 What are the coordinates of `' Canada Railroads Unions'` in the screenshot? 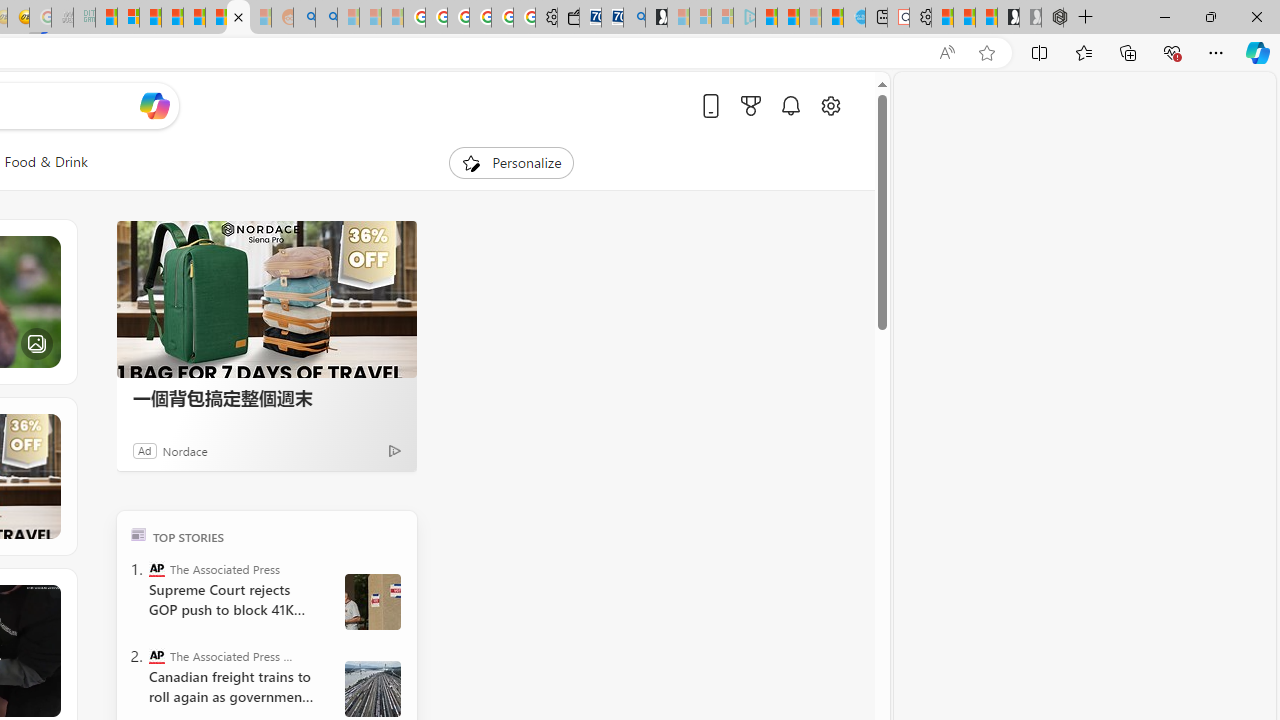 It's located at (373, 688).